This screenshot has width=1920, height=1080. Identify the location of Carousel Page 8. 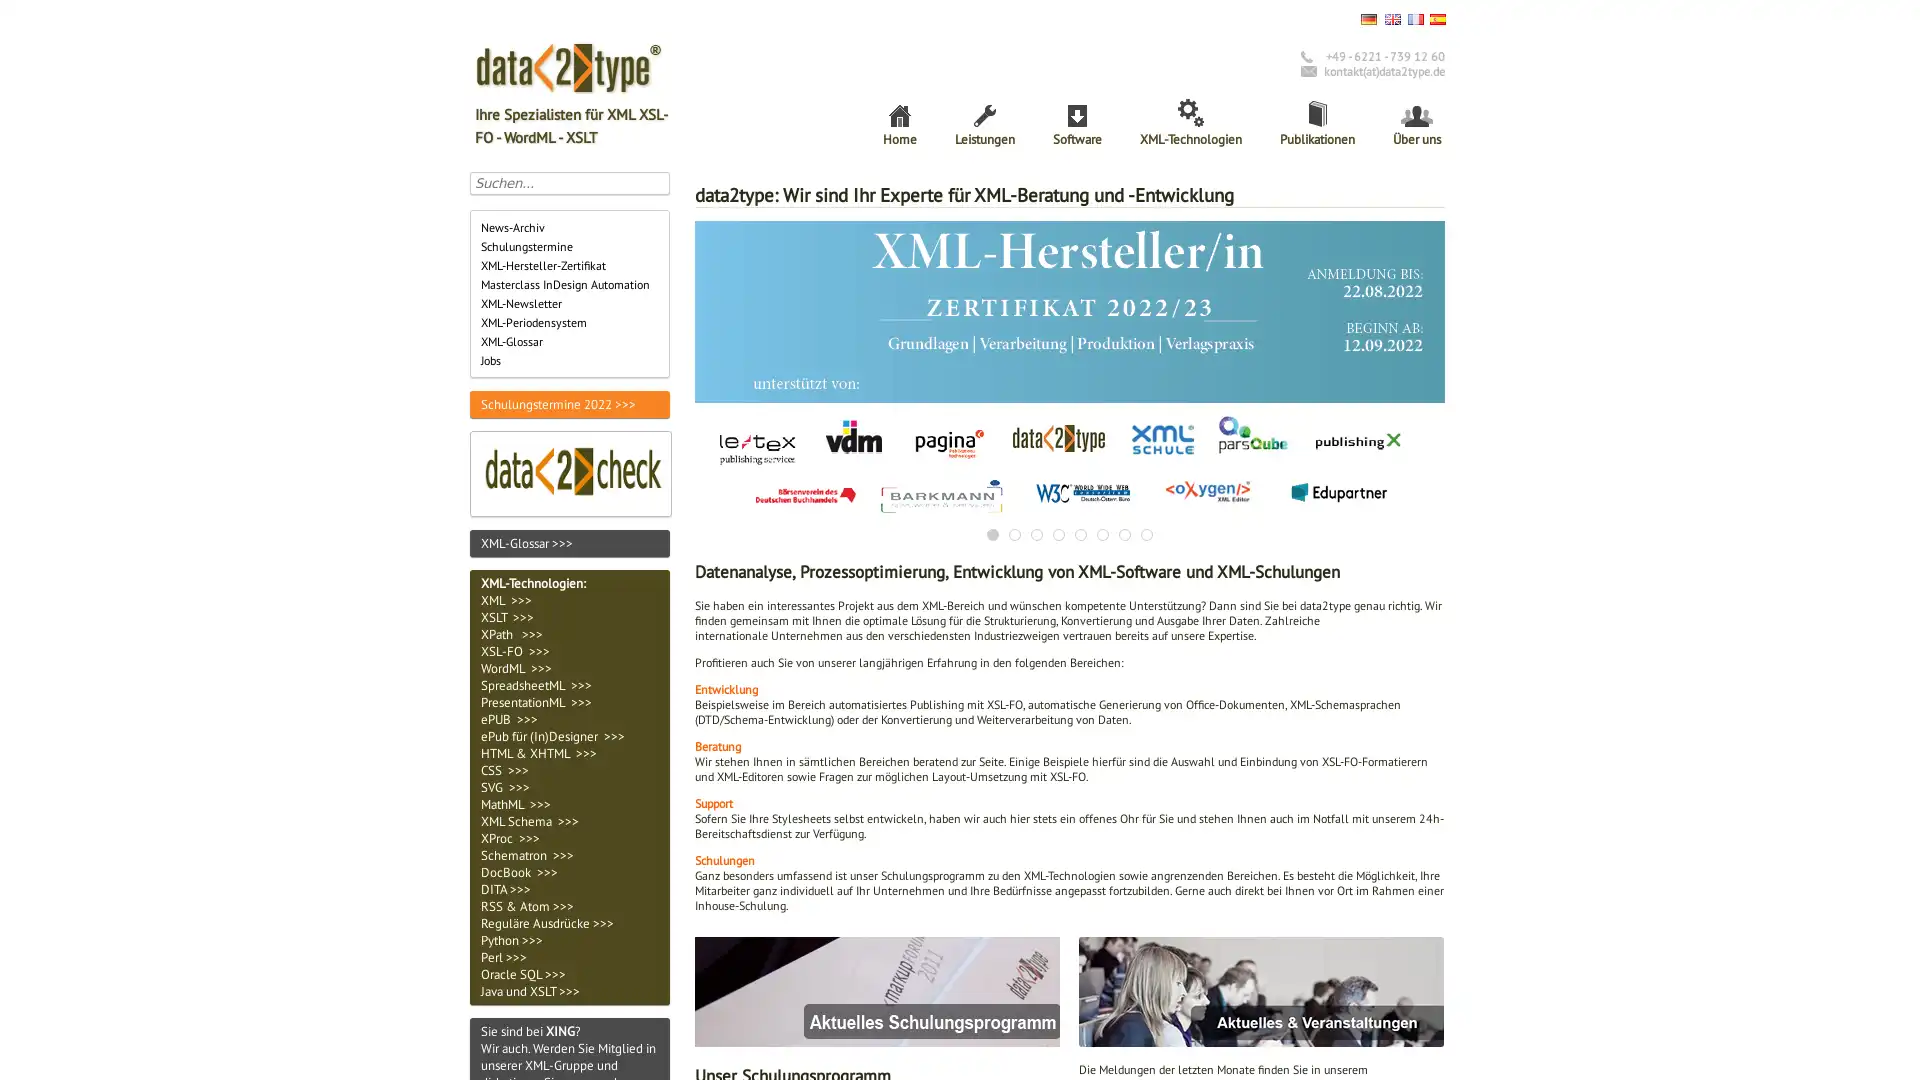
(1147, 532).